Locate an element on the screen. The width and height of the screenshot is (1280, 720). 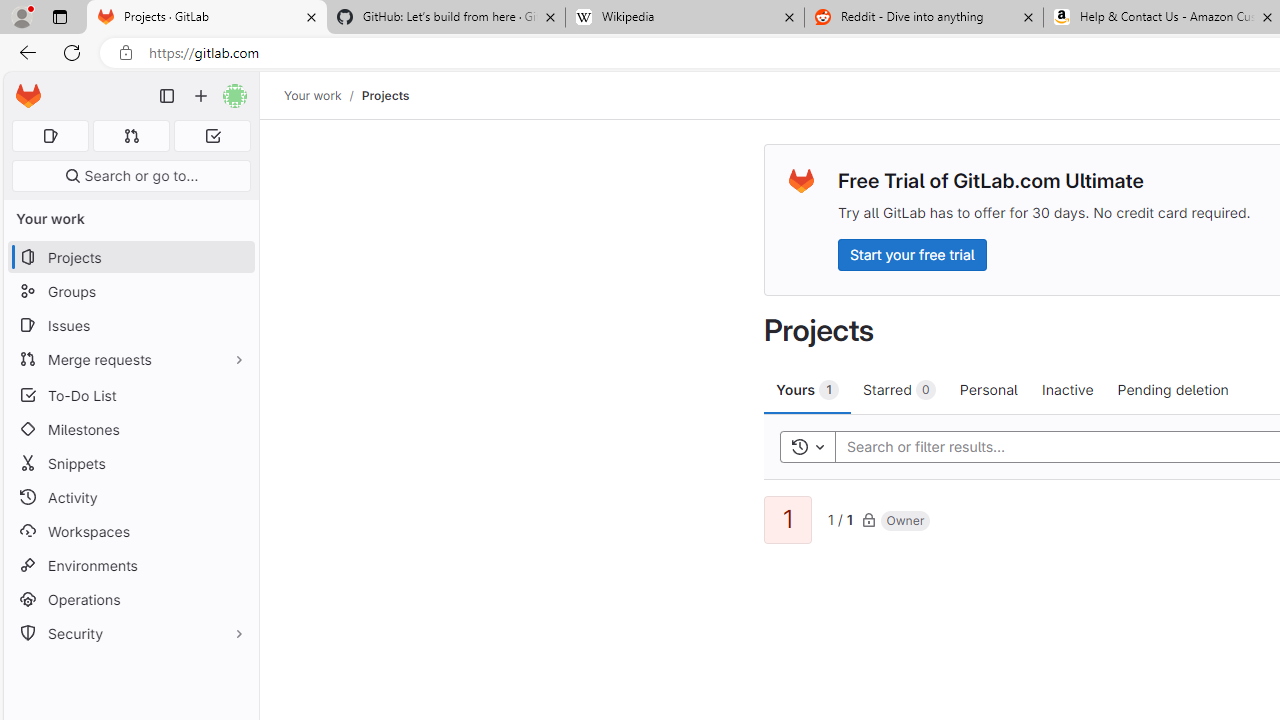
'Pending deletion' is located at coordinates (1173, 389).